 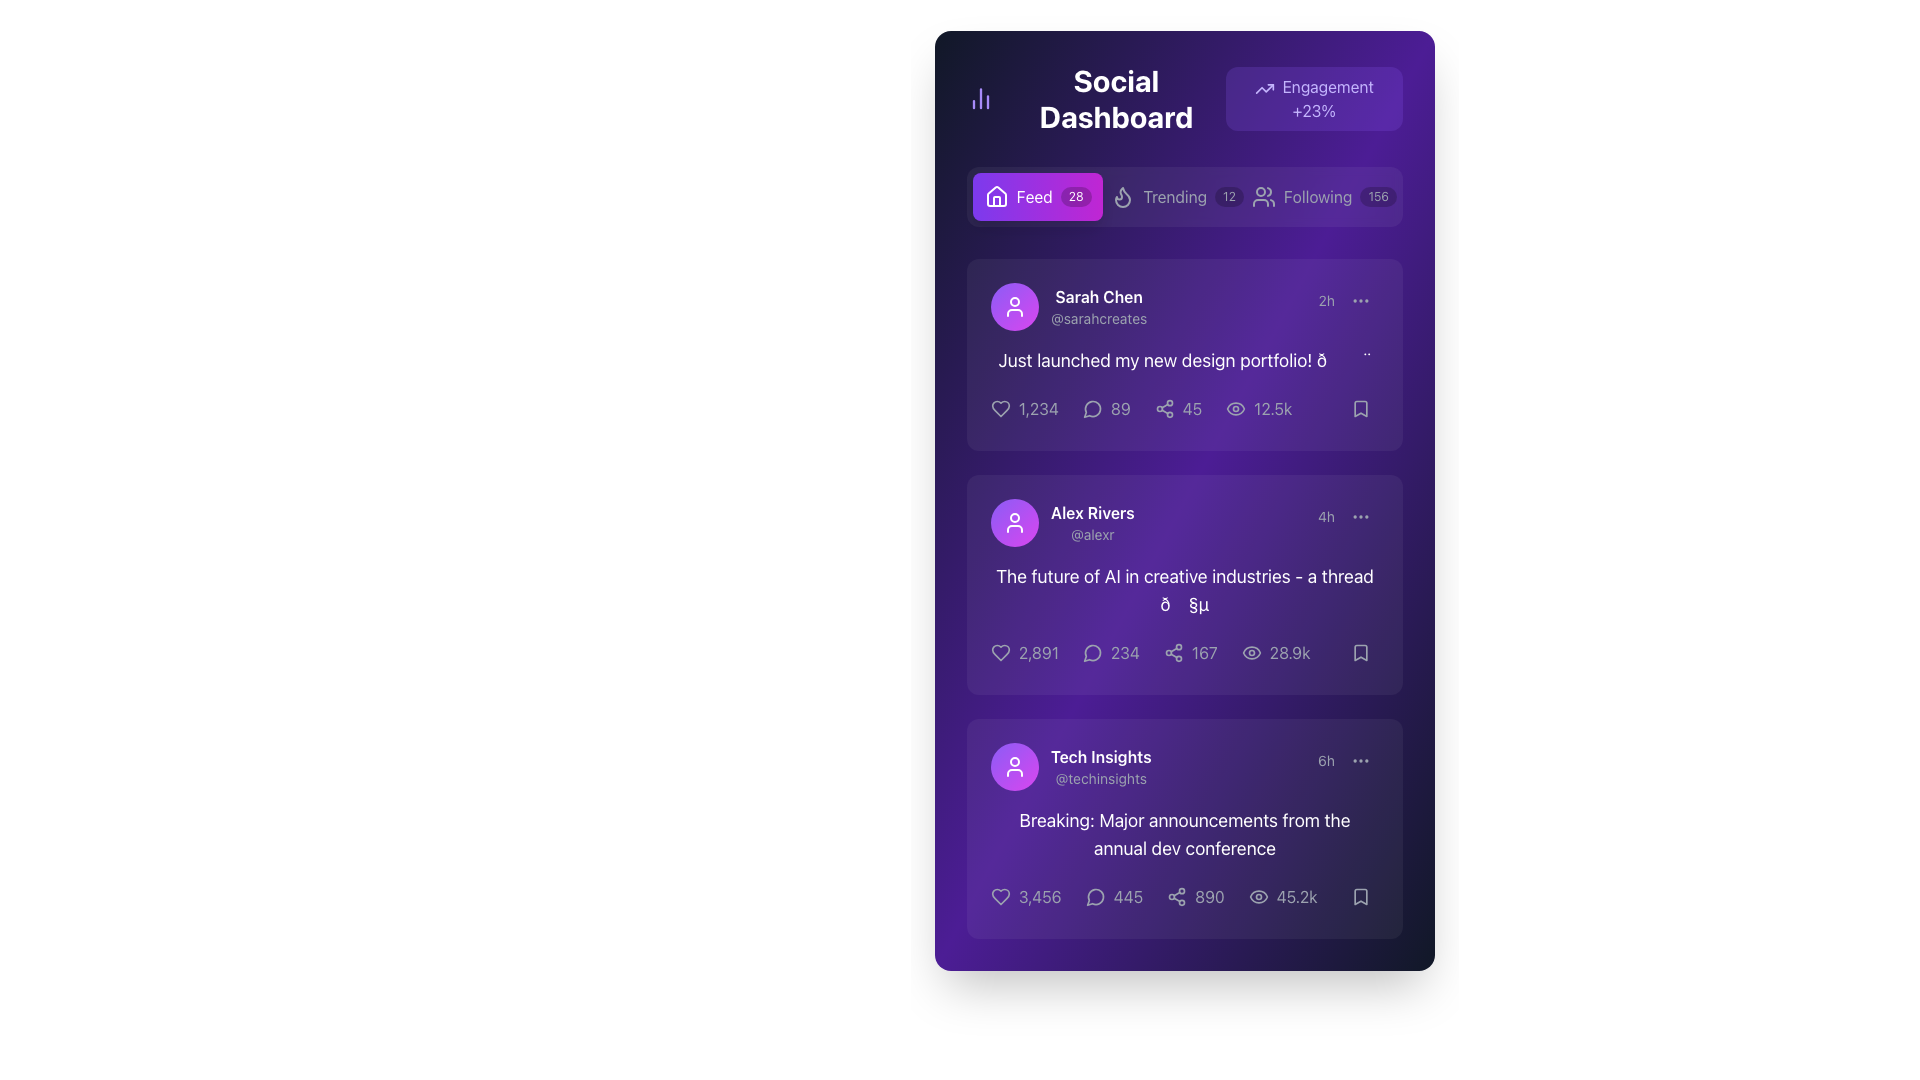 What do you see at coordinates (1014, 307) in the screenshot?
I see `the circular avatar styled with a gradient color background transitioning from violet to fuchsia, which features a white user silhouette icon at its center, located within the card labeled 'Sarah Chen' and '@sarahcreates'` at bounding box center [1014, 307].